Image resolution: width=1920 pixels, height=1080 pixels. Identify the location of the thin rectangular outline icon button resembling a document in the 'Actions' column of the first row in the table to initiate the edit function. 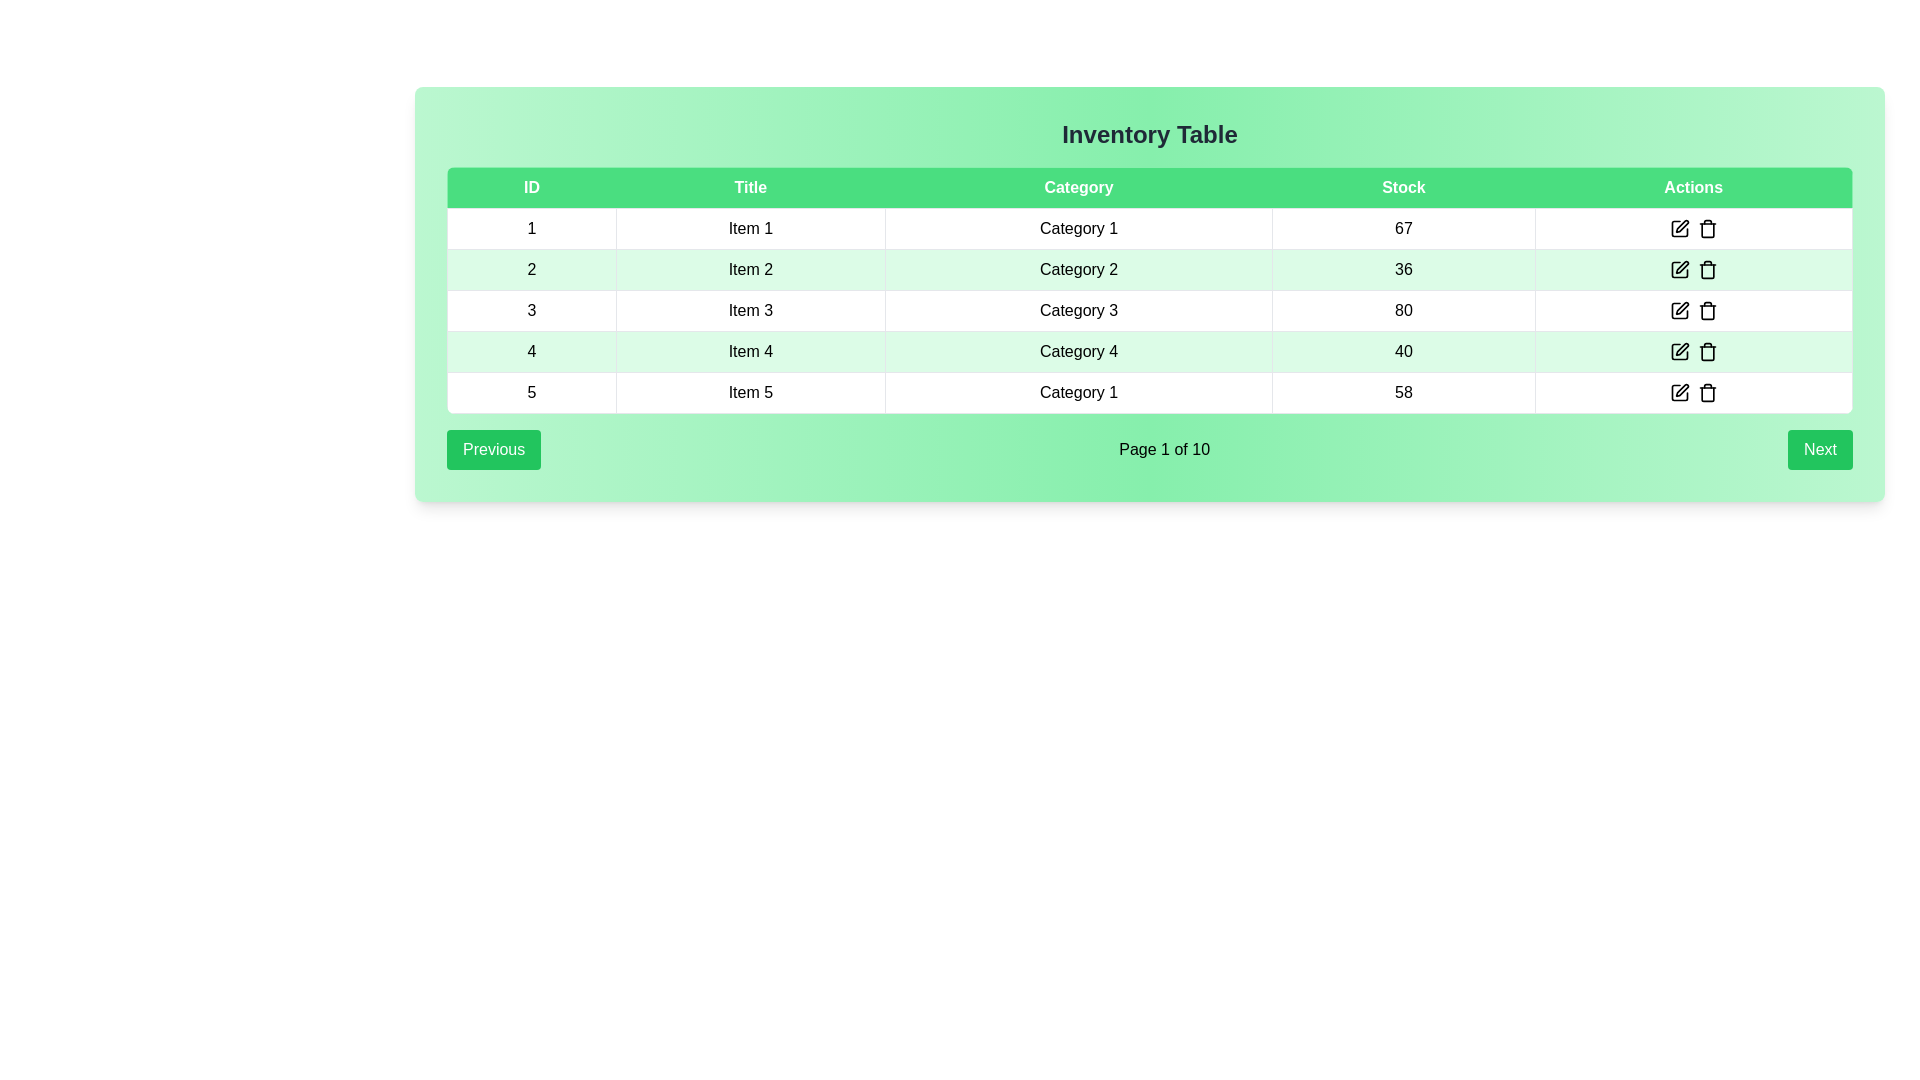
(1680, 227).